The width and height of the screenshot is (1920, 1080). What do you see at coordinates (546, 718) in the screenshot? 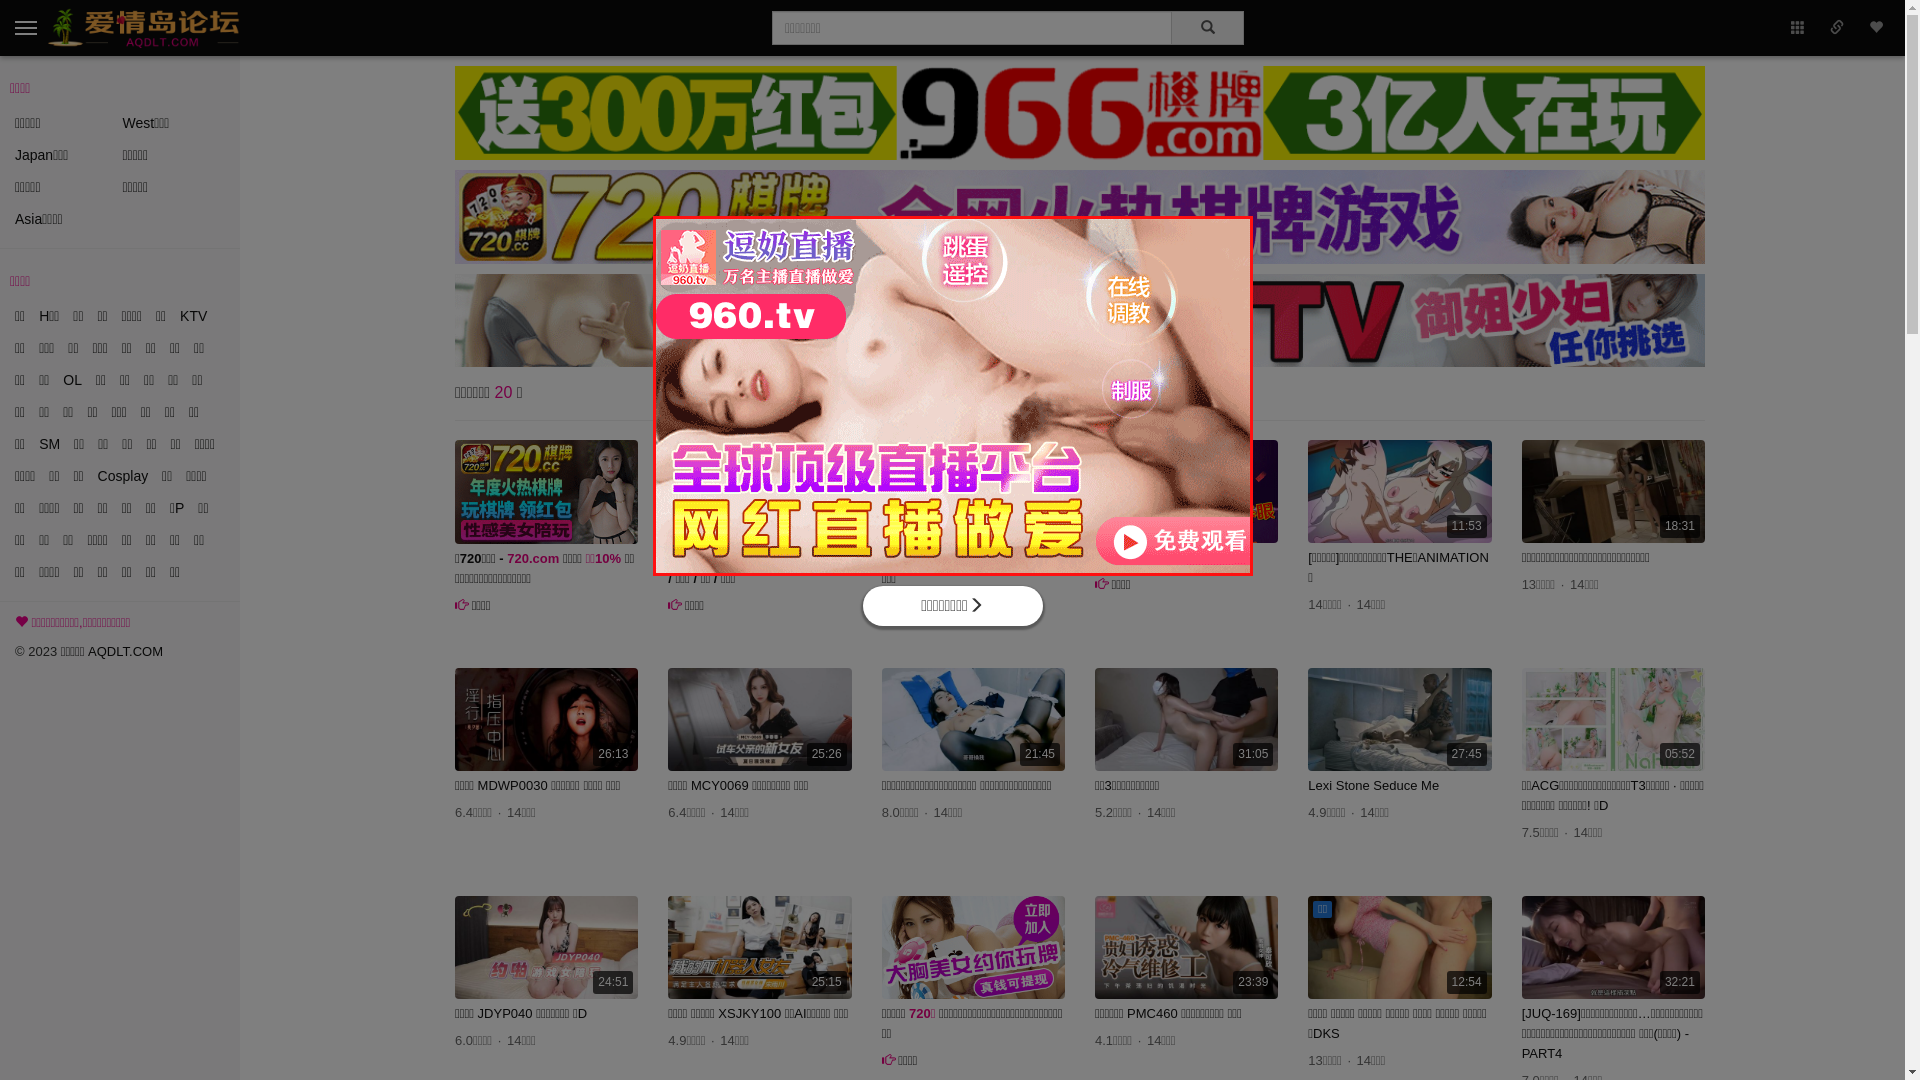
I see `'26:13'` at bounding box center [546, 718].